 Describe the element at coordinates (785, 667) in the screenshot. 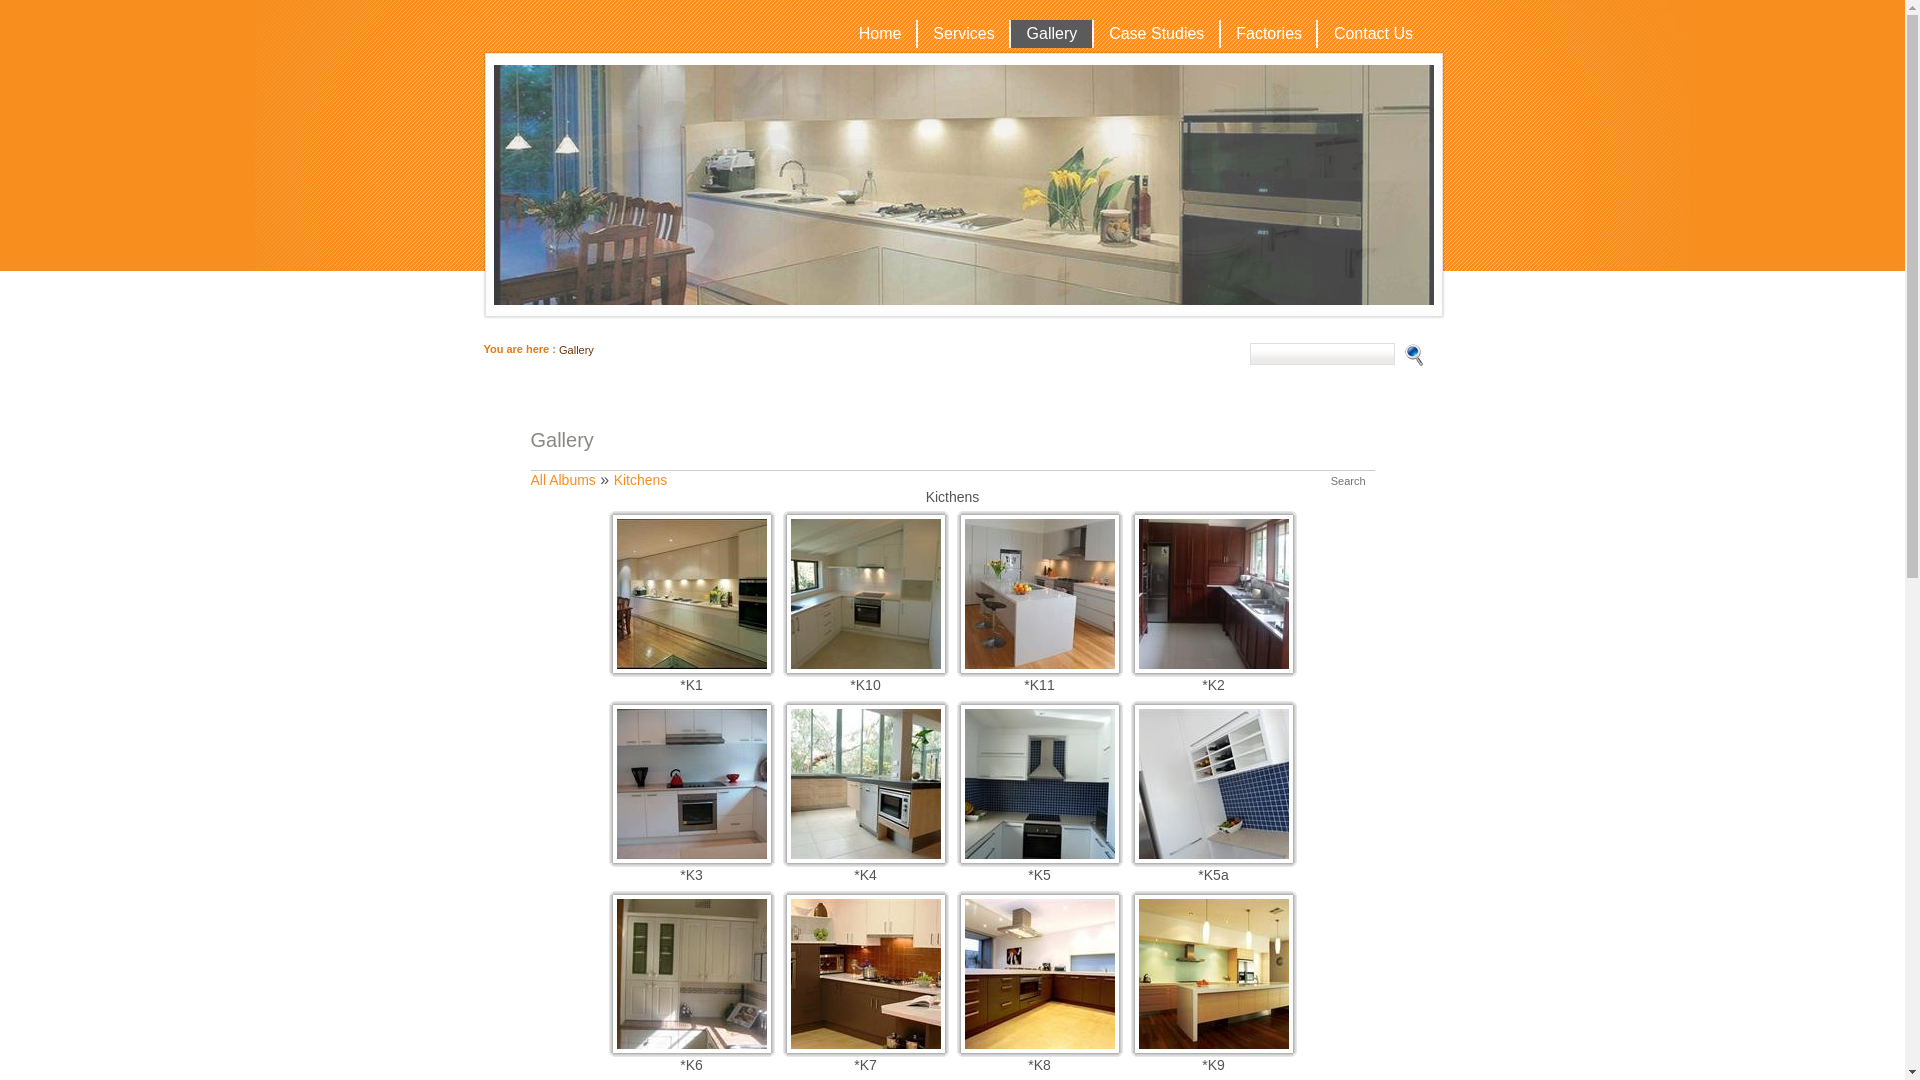

I see `'*K10'` at that location.